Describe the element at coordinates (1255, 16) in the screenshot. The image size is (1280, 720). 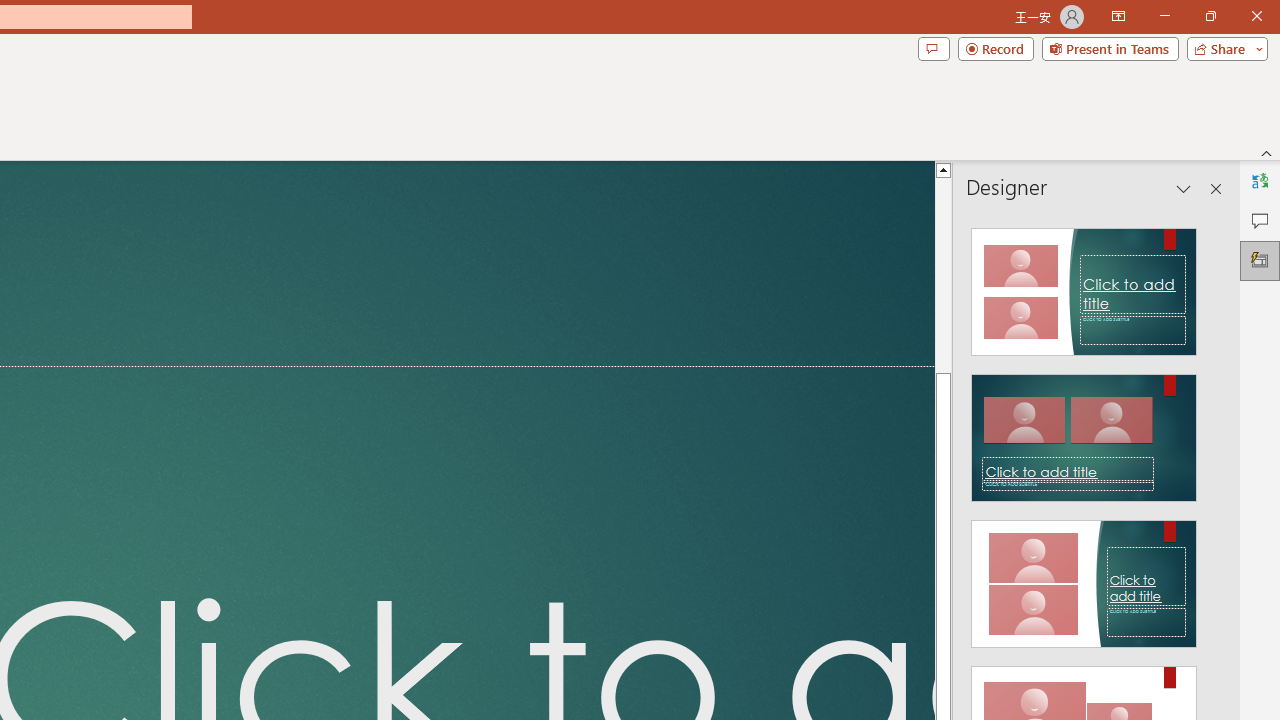
I see `'Close'` at that location.